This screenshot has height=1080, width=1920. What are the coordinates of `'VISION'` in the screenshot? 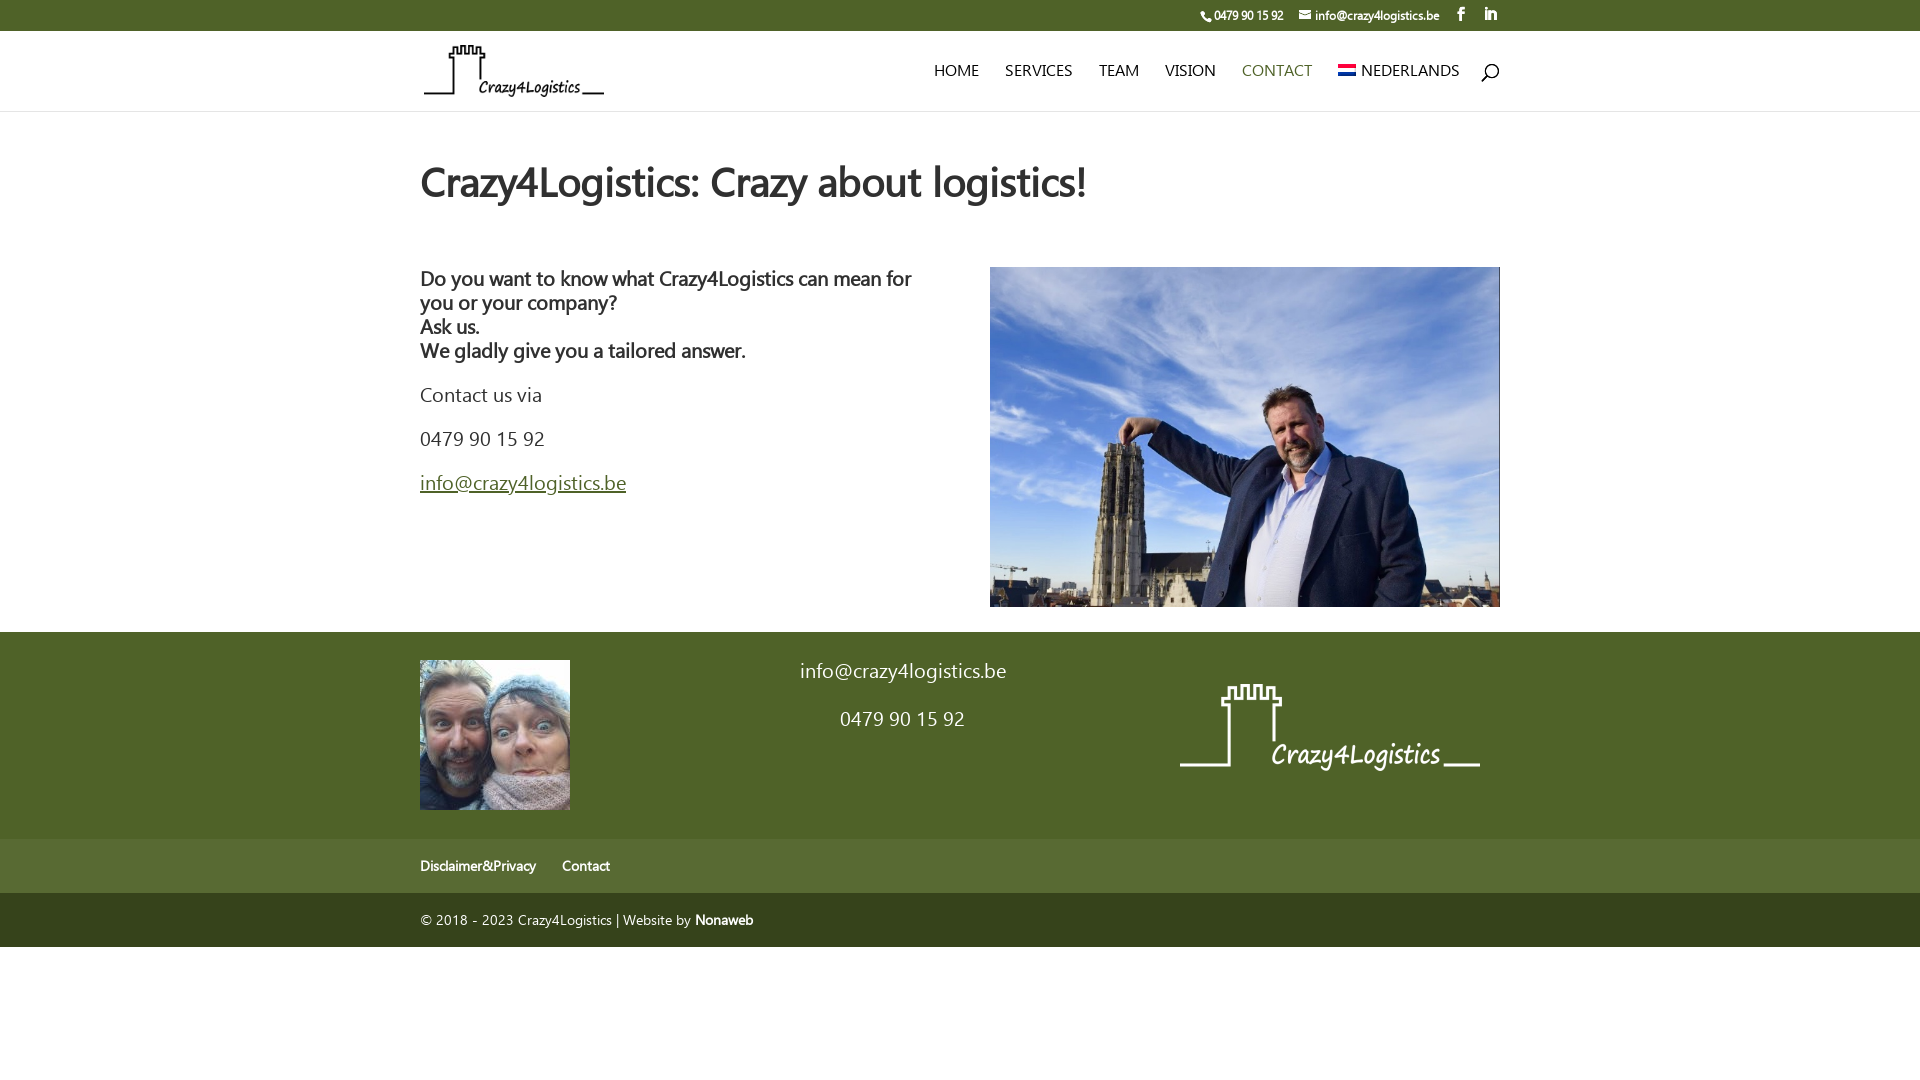 It's located at (1165, 86).